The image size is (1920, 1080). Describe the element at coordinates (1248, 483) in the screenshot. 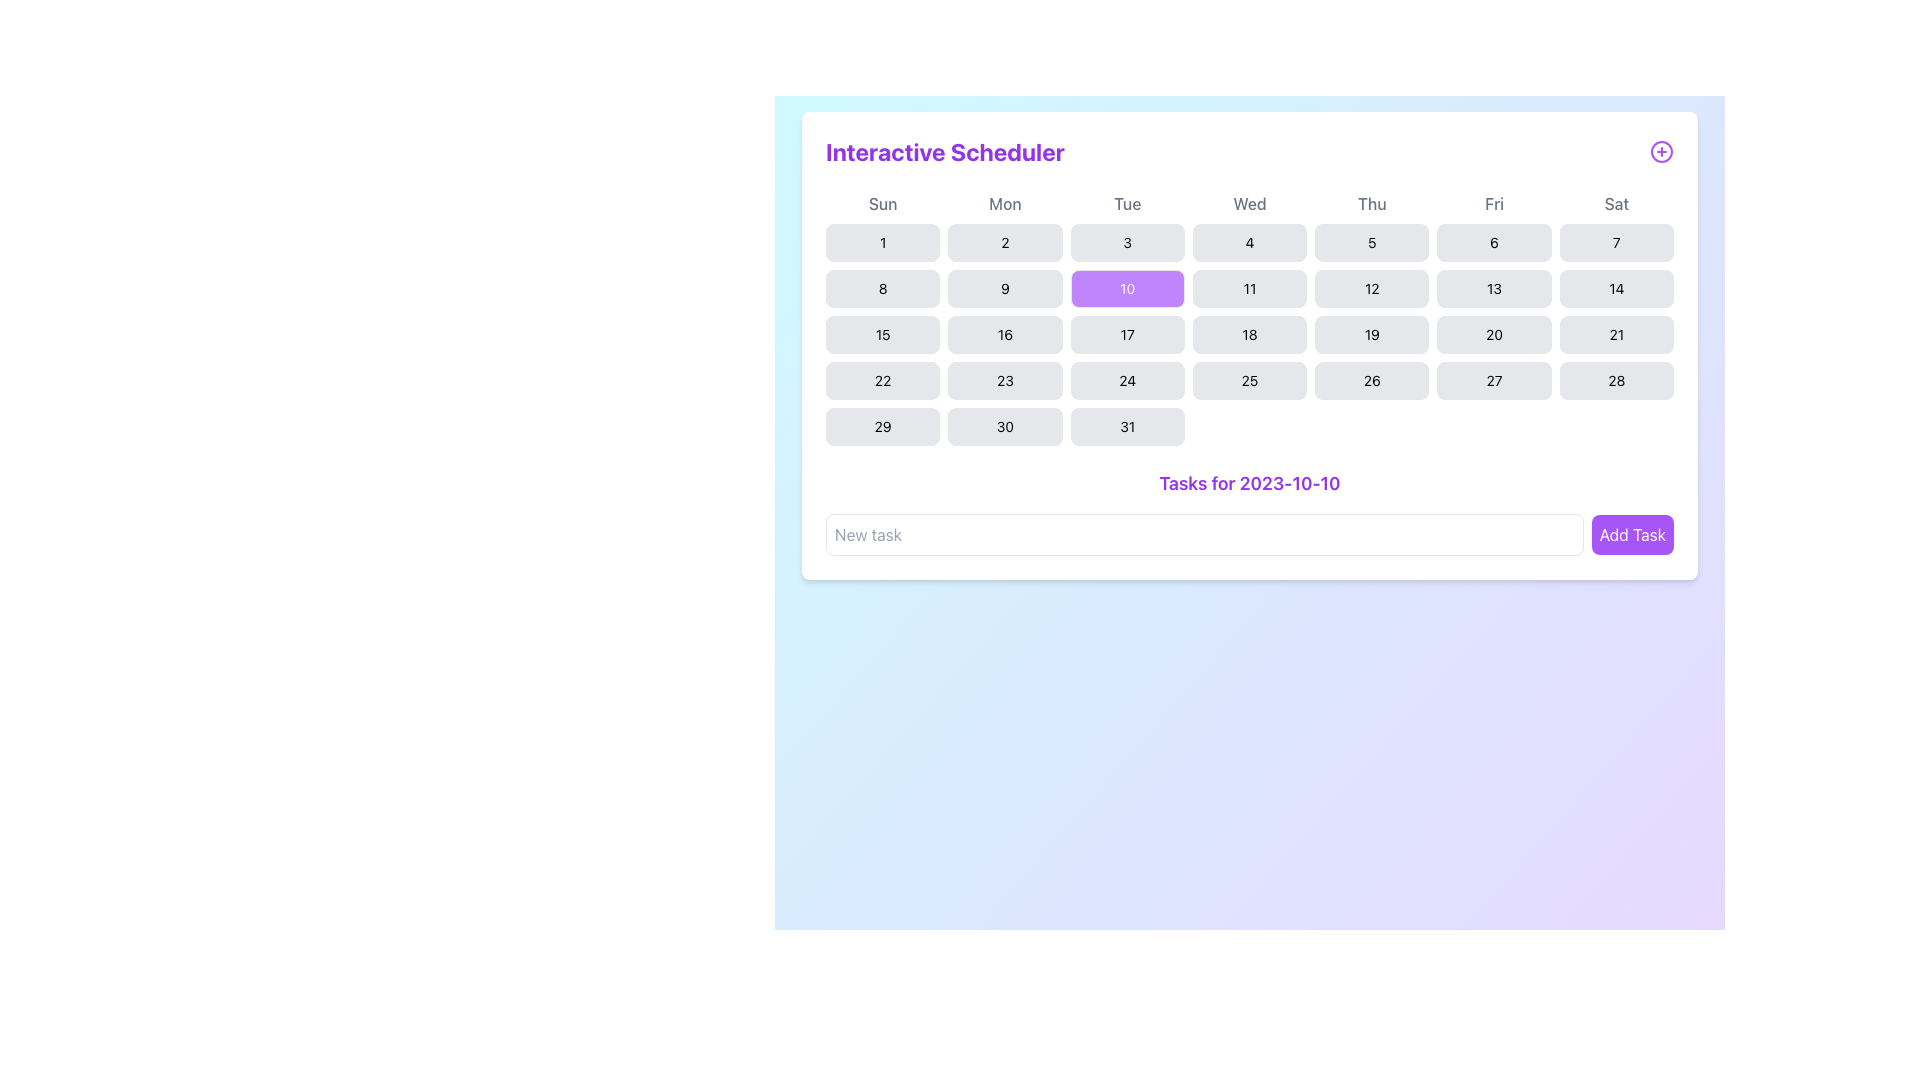

I see `the static text label displaying 'Tasks for 2023-10-10', which is styled in bold purple font and positioned prominently below the calendar and above the 'Add Task' button` at that location.